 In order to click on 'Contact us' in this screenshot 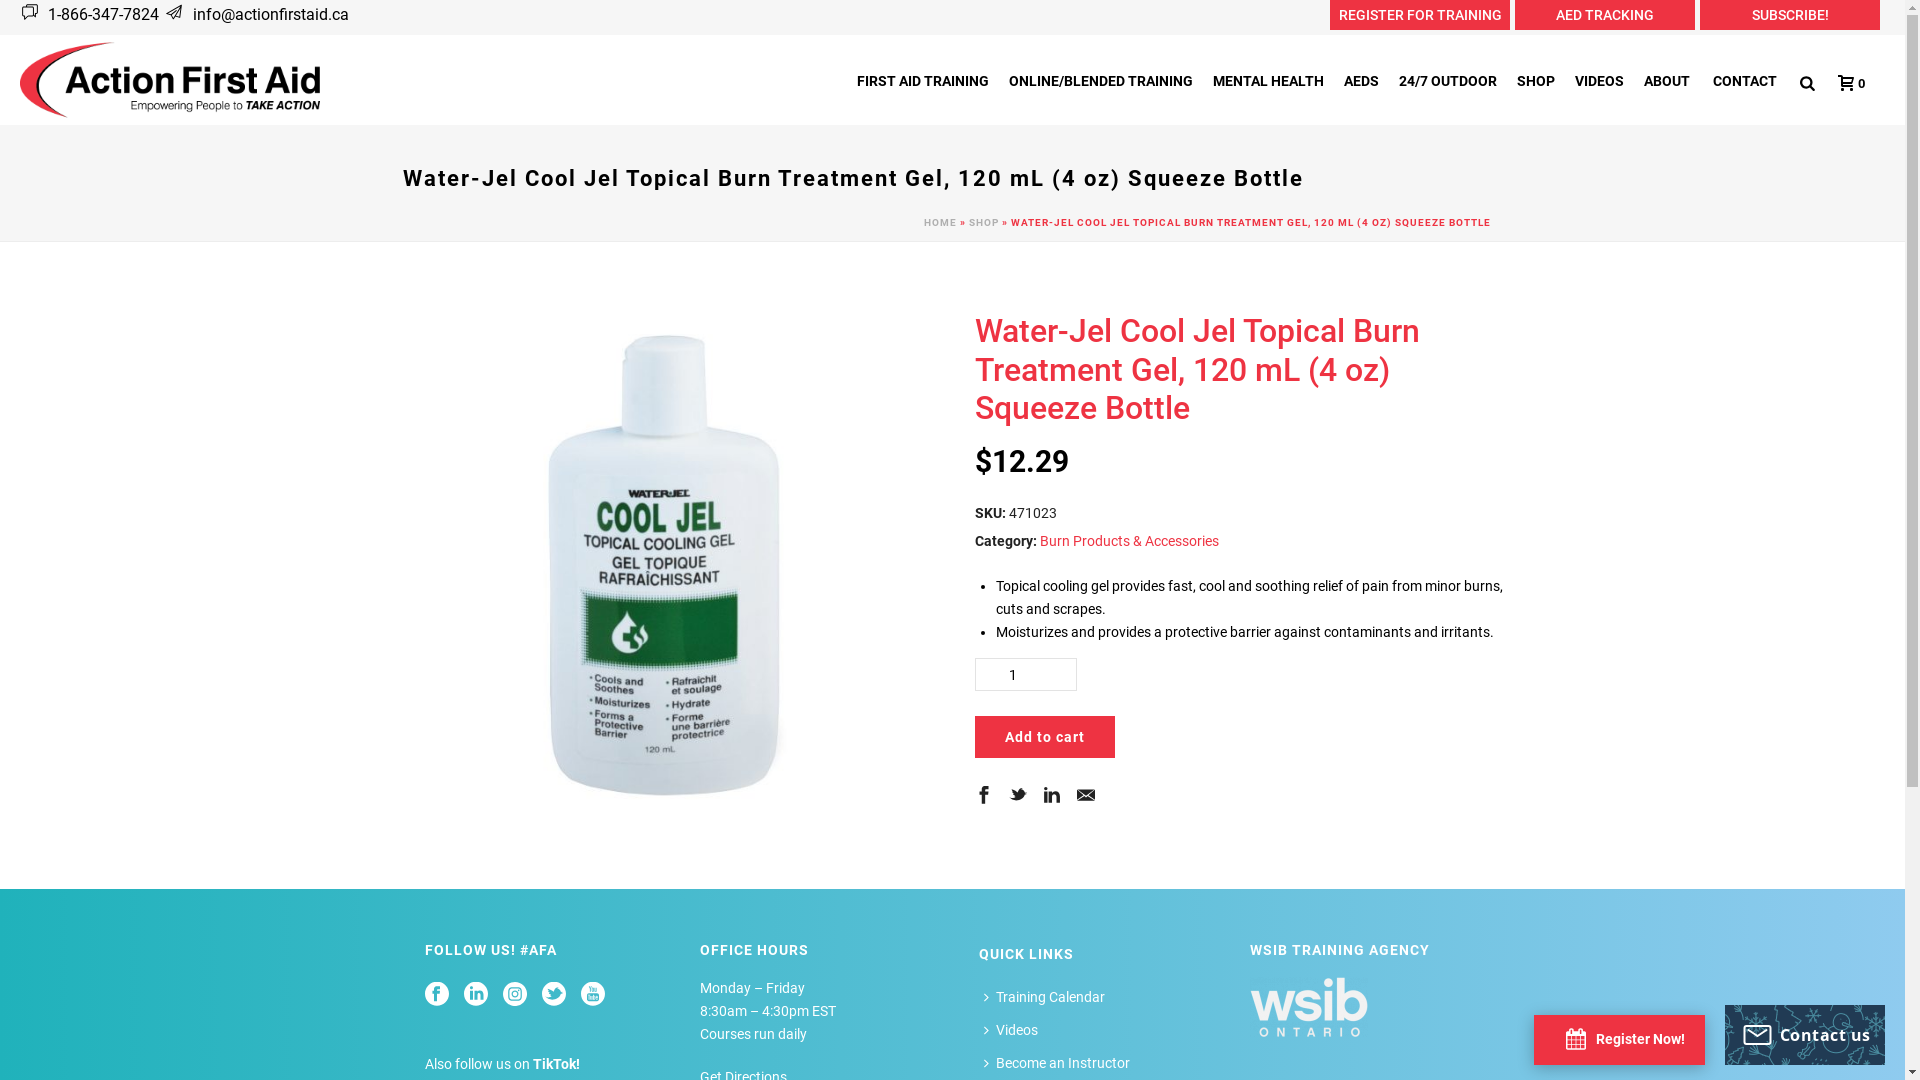, I will do `click(1804, 1034)`.